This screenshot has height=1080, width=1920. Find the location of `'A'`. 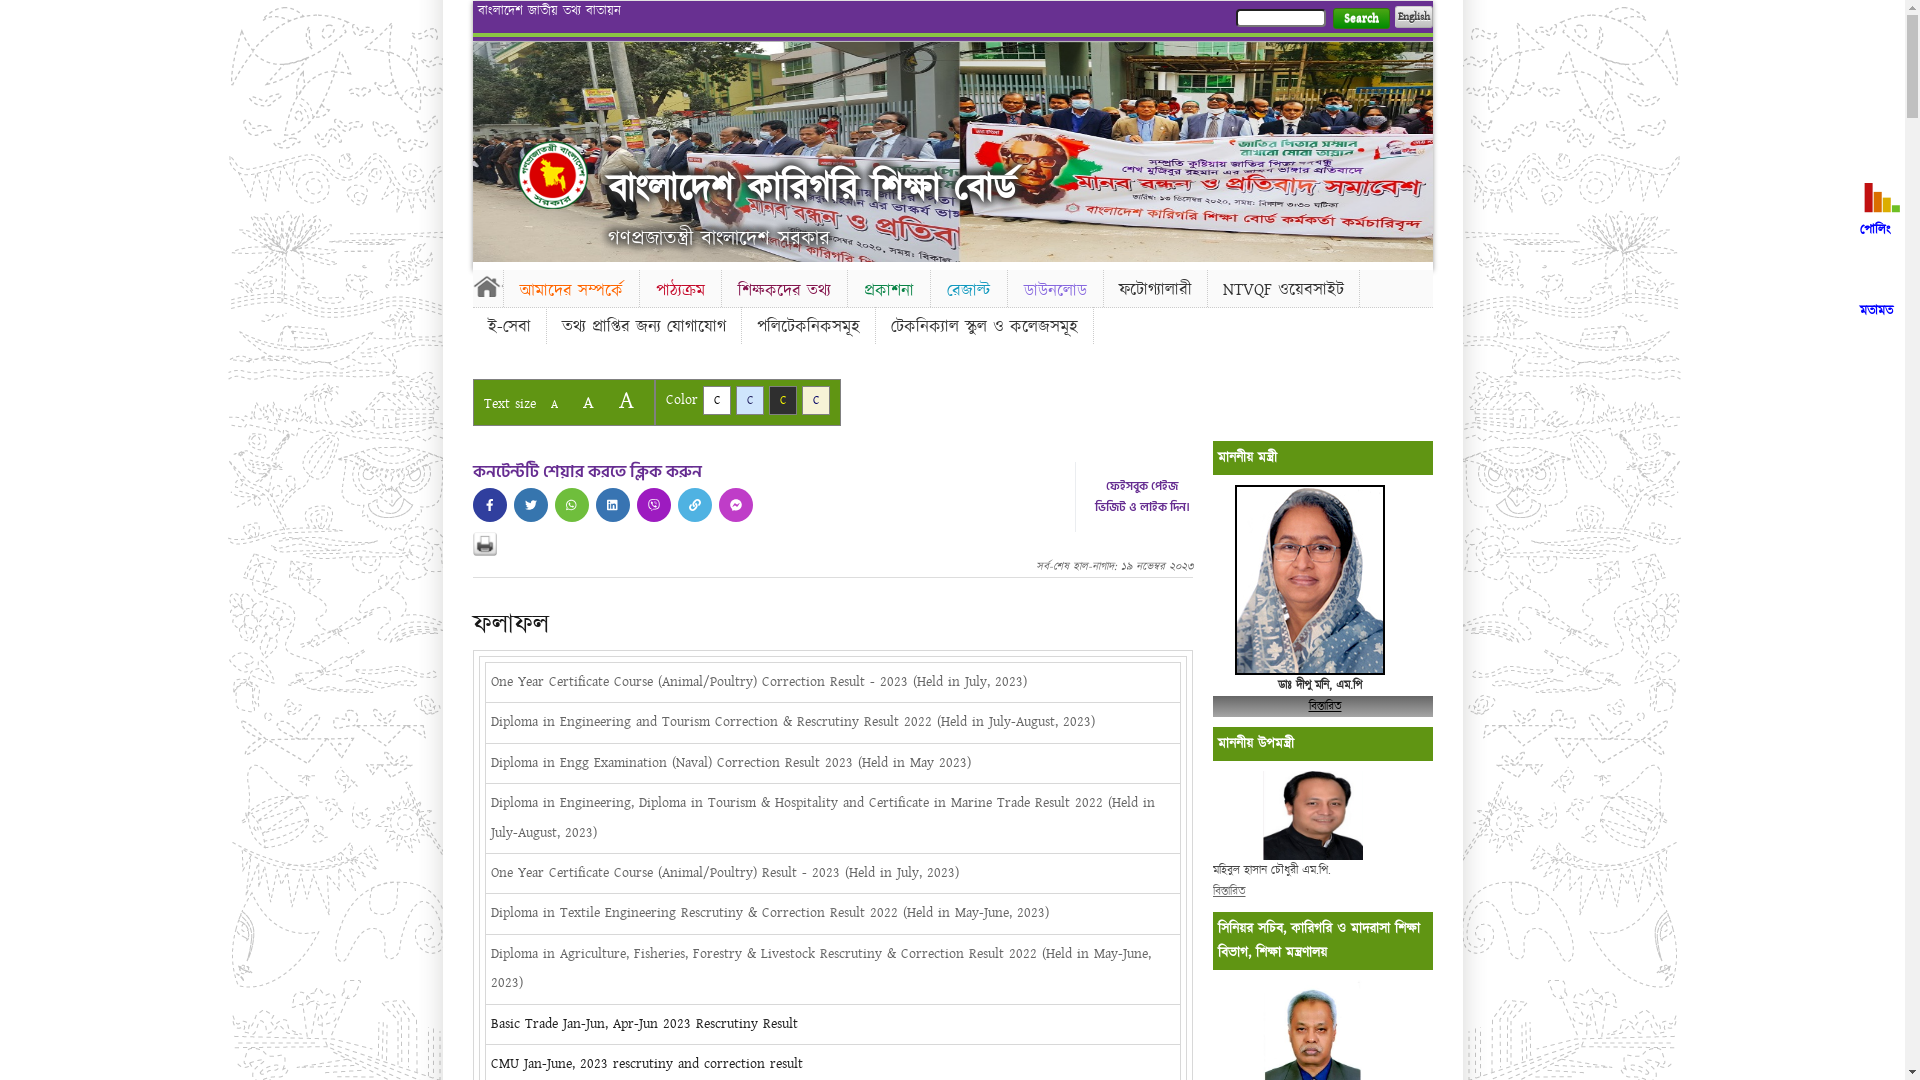

'A' is located at coordinates (624, 400).